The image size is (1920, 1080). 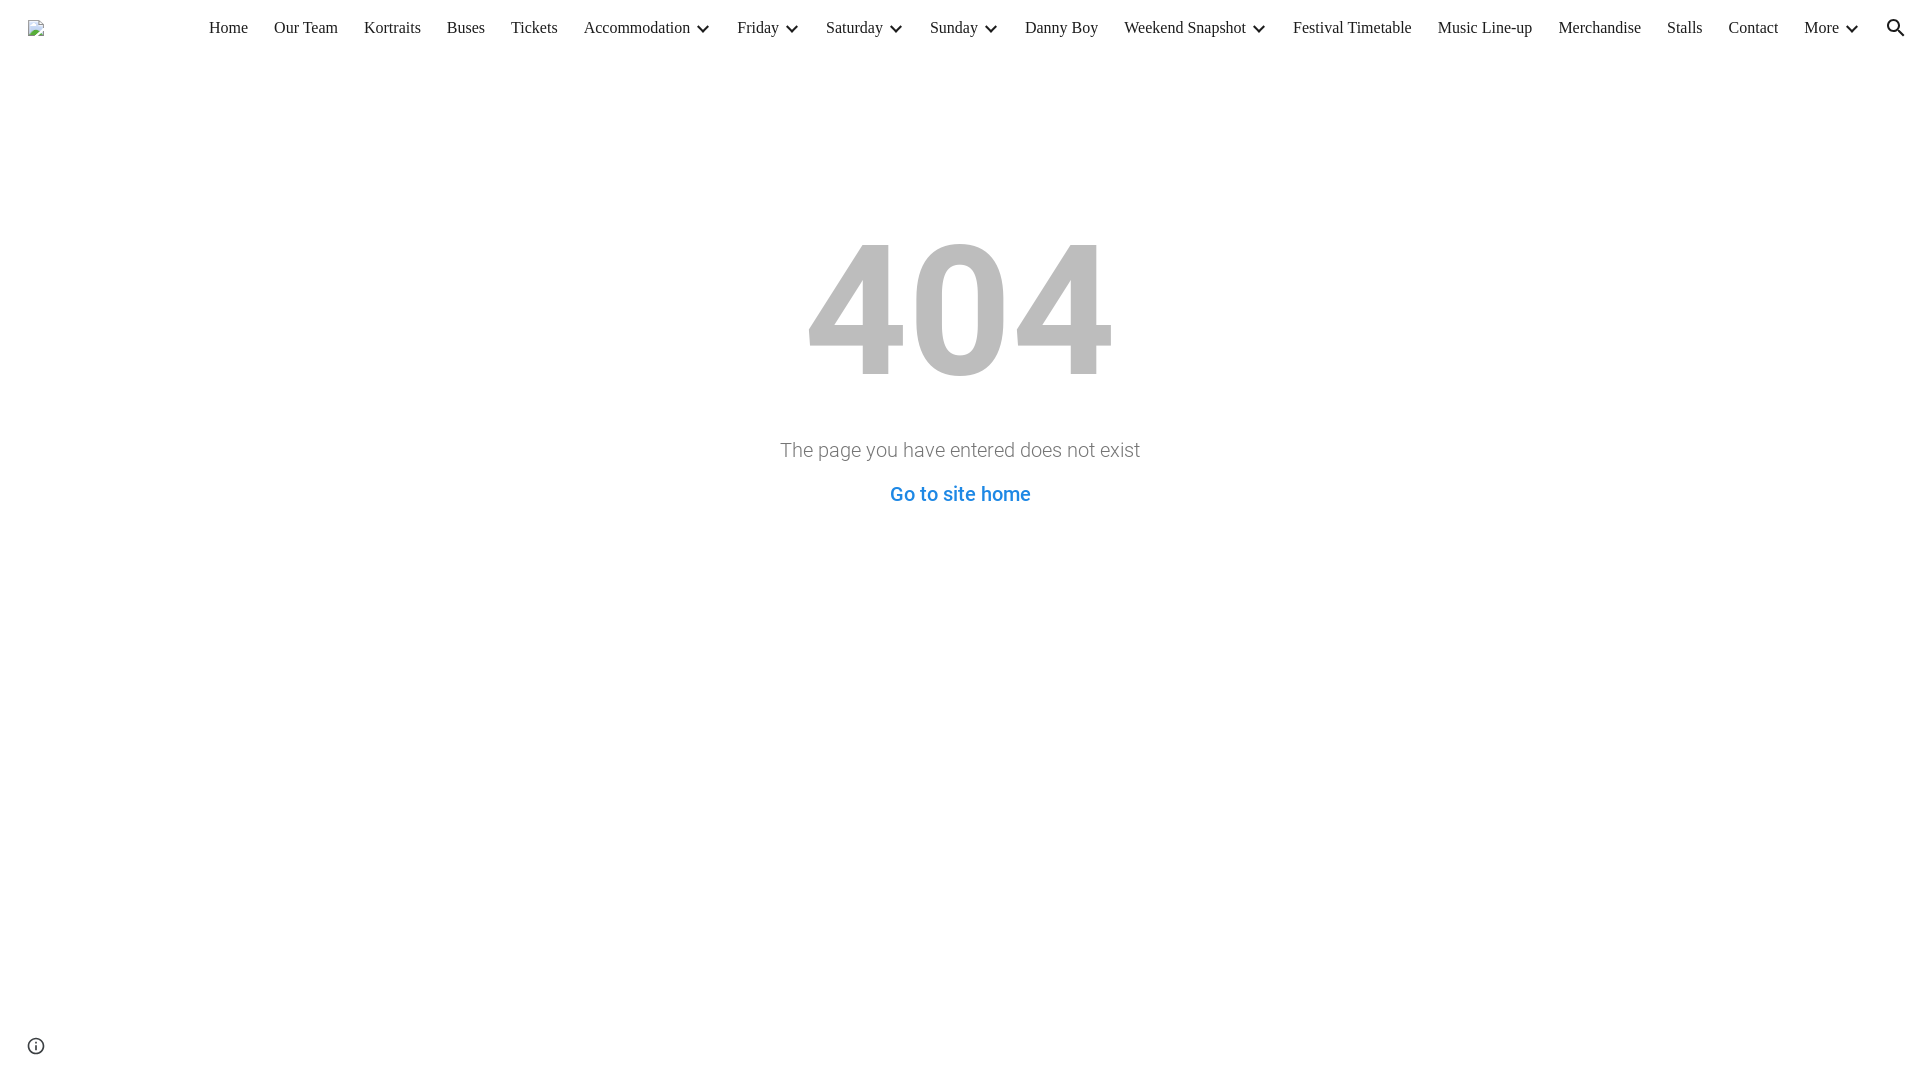 I want to click on 'Saturday', so click(x=854, y=27).